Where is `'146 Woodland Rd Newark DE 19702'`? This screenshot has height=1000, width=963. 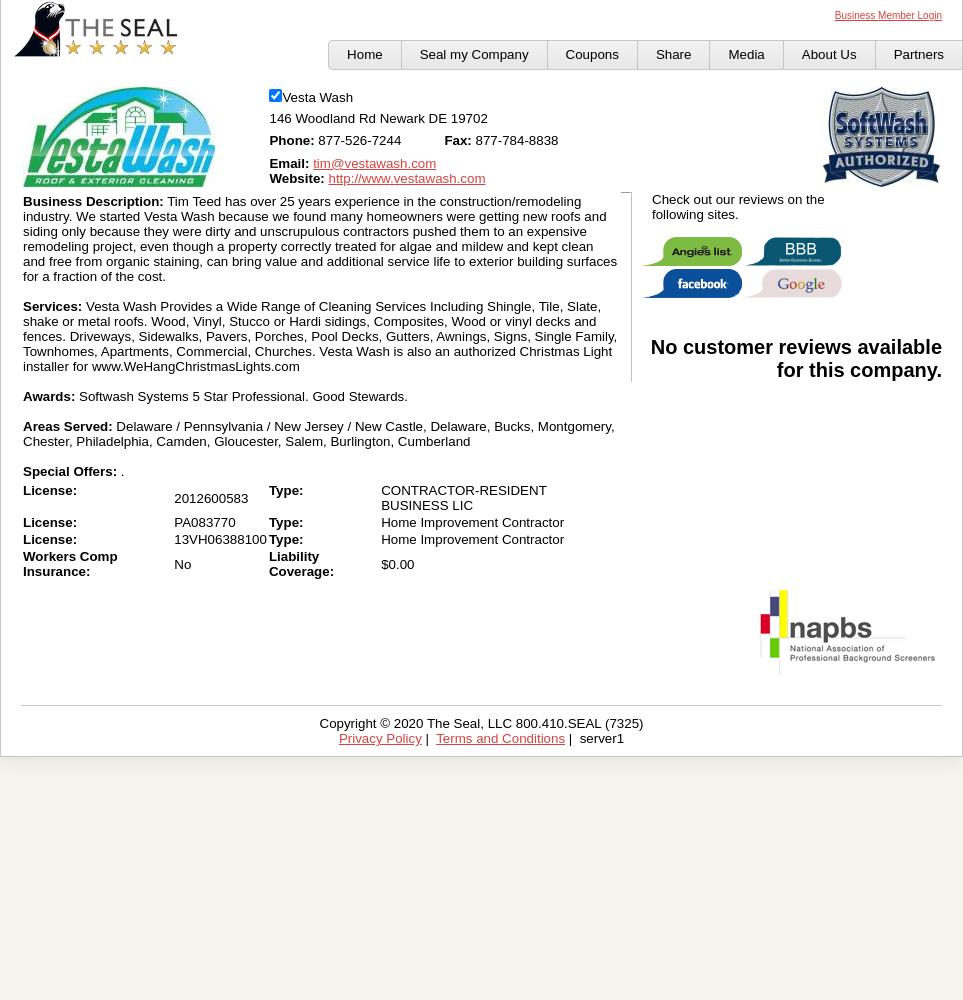 '146 Woodland Rd Newark DE 19702' is located at coordinates (376, 117).